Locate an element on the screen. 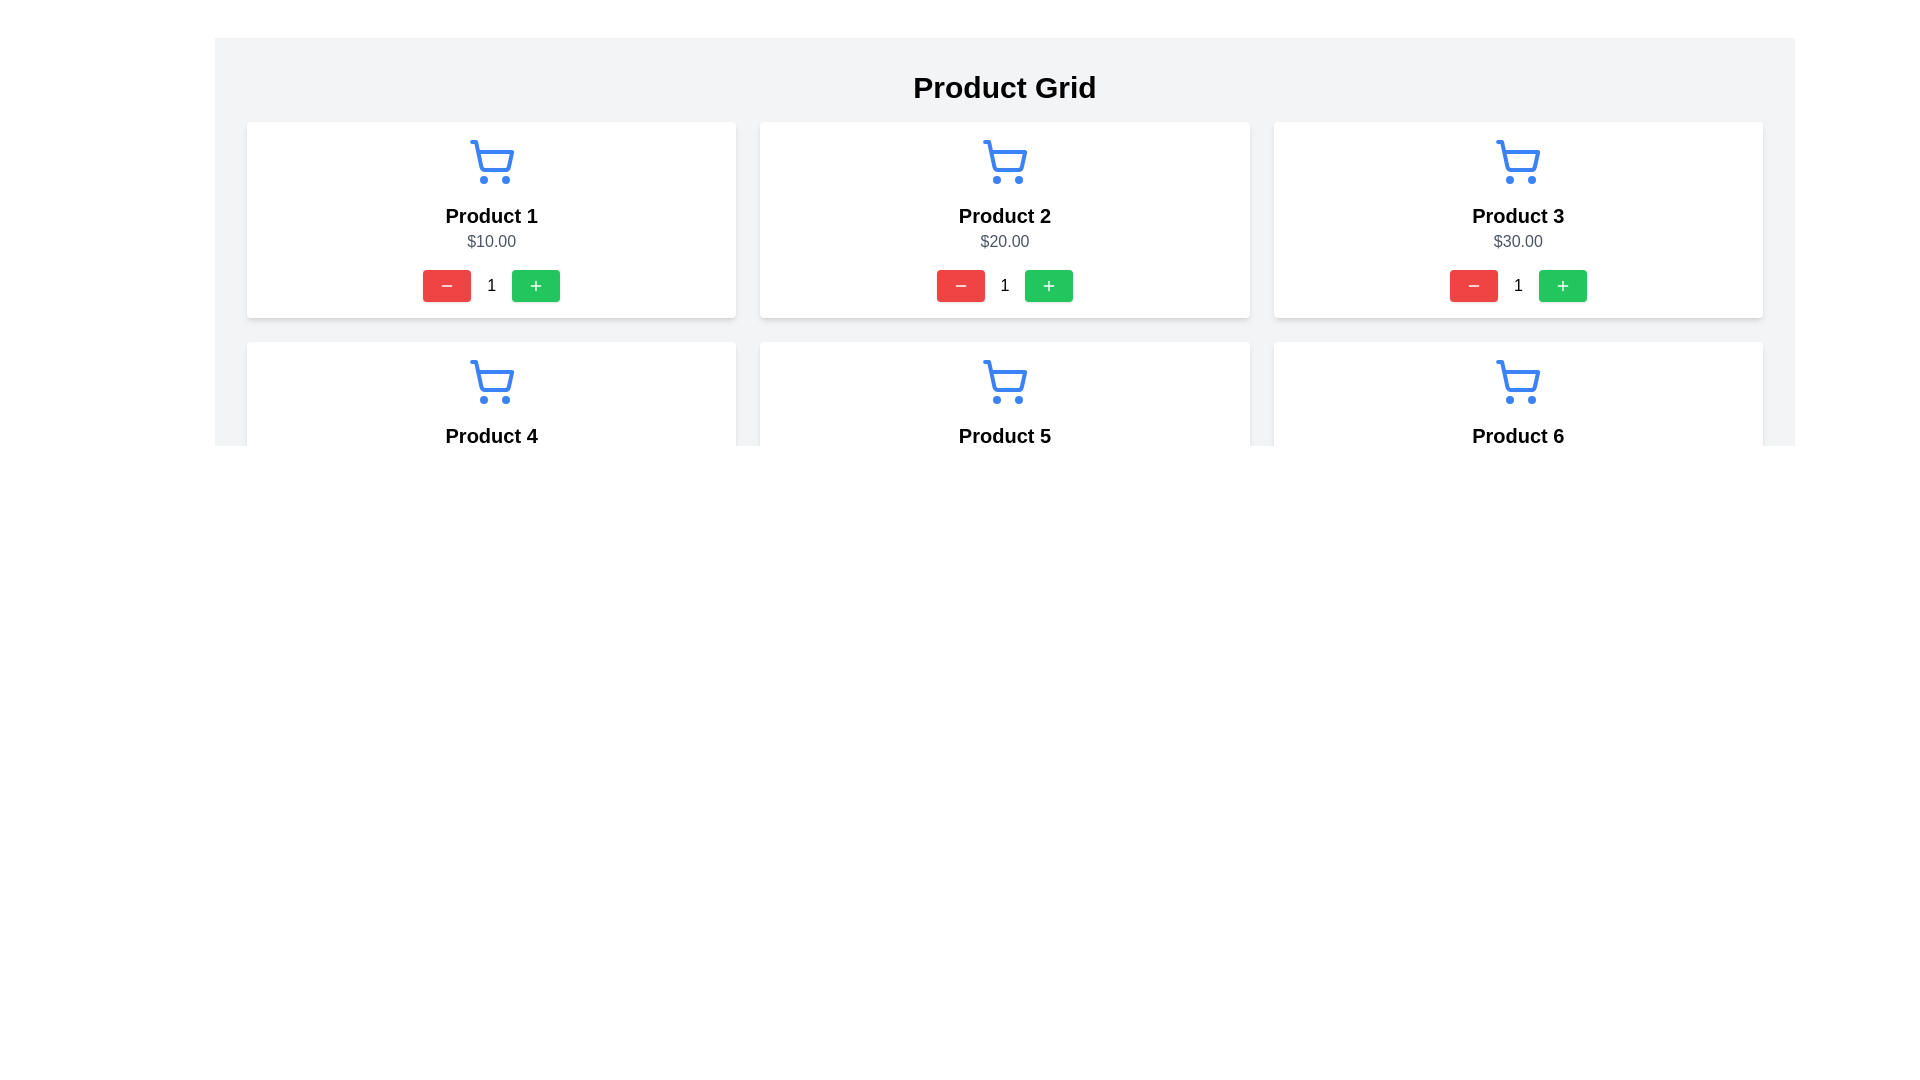 This screenshot has height=1080, width=1920. the 'Product 3' text label, which is displayed in bold font within a rounded white box, located in the third card of the top row of the product grid is located at coordinates (1518, 216).